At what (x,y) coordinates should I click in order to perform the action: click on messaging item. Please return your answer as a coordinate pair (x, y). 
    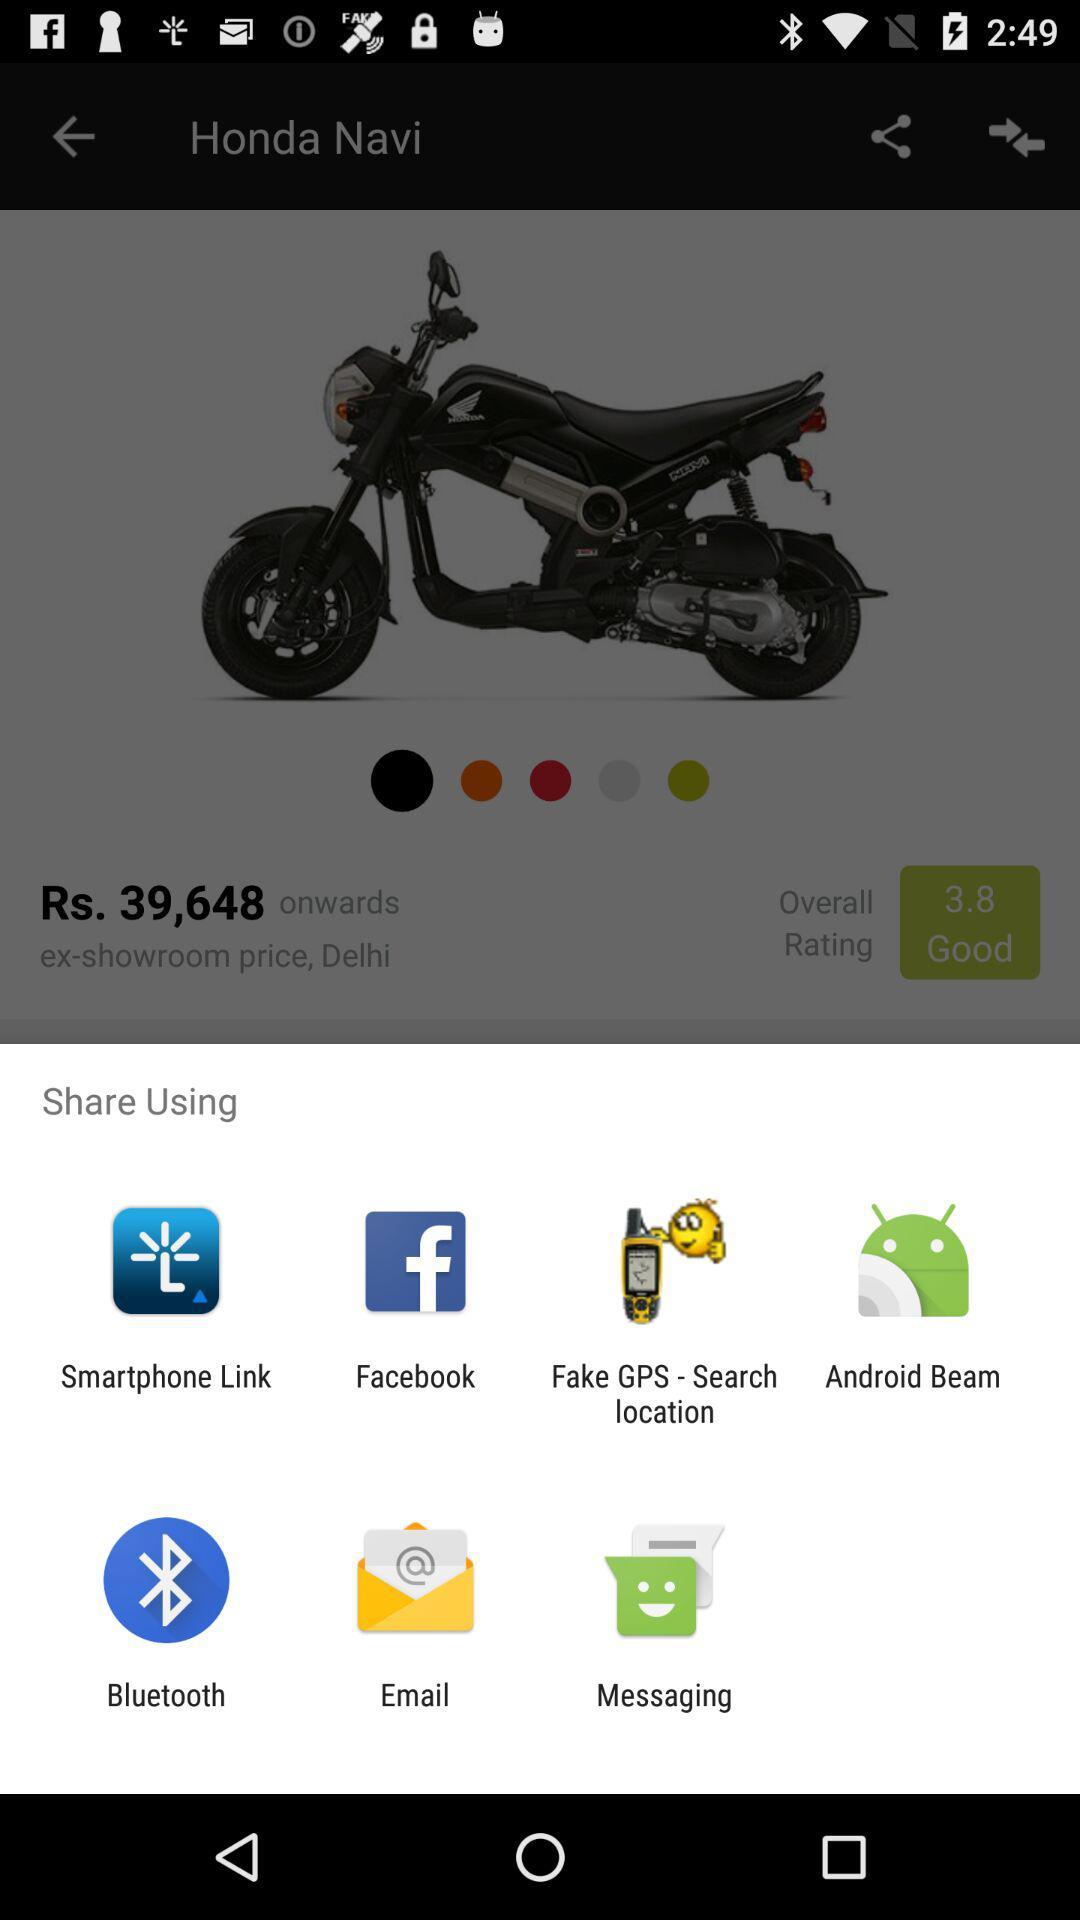
    Looking at the image, I should click on (664, 1711).